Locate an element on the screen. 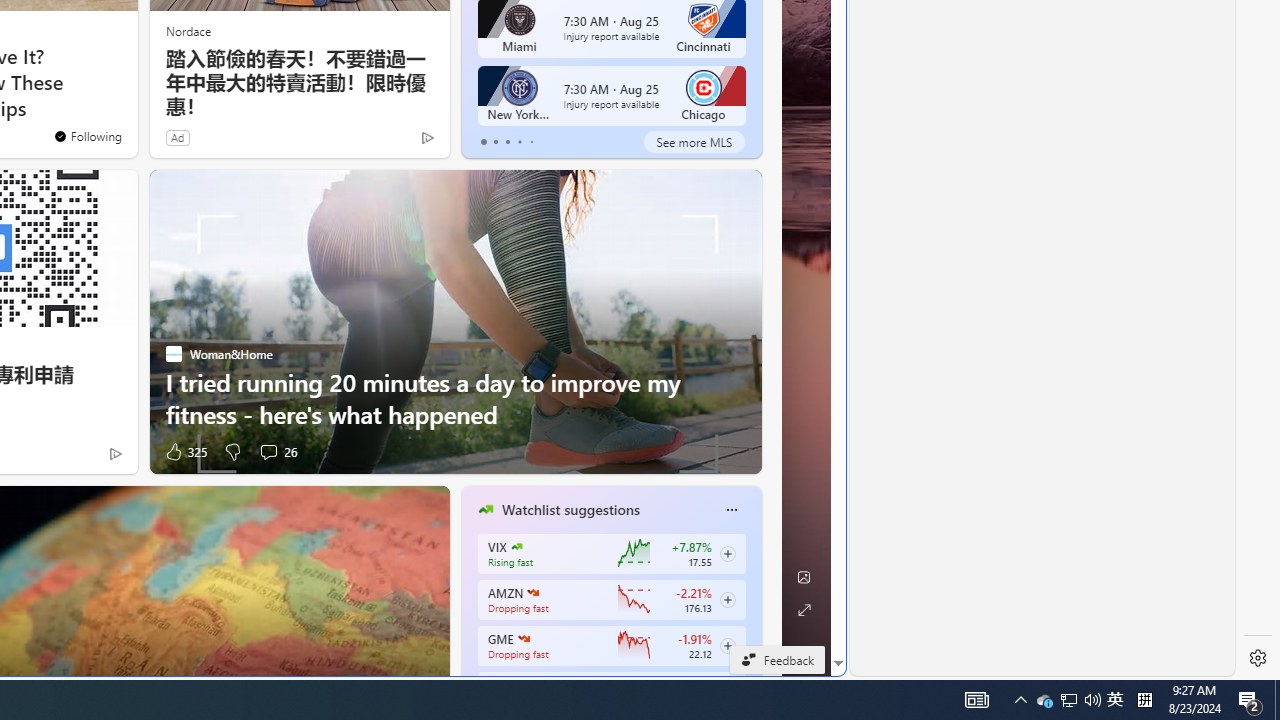  'View comments 26 Comment' is located at coordinates (267, 452).